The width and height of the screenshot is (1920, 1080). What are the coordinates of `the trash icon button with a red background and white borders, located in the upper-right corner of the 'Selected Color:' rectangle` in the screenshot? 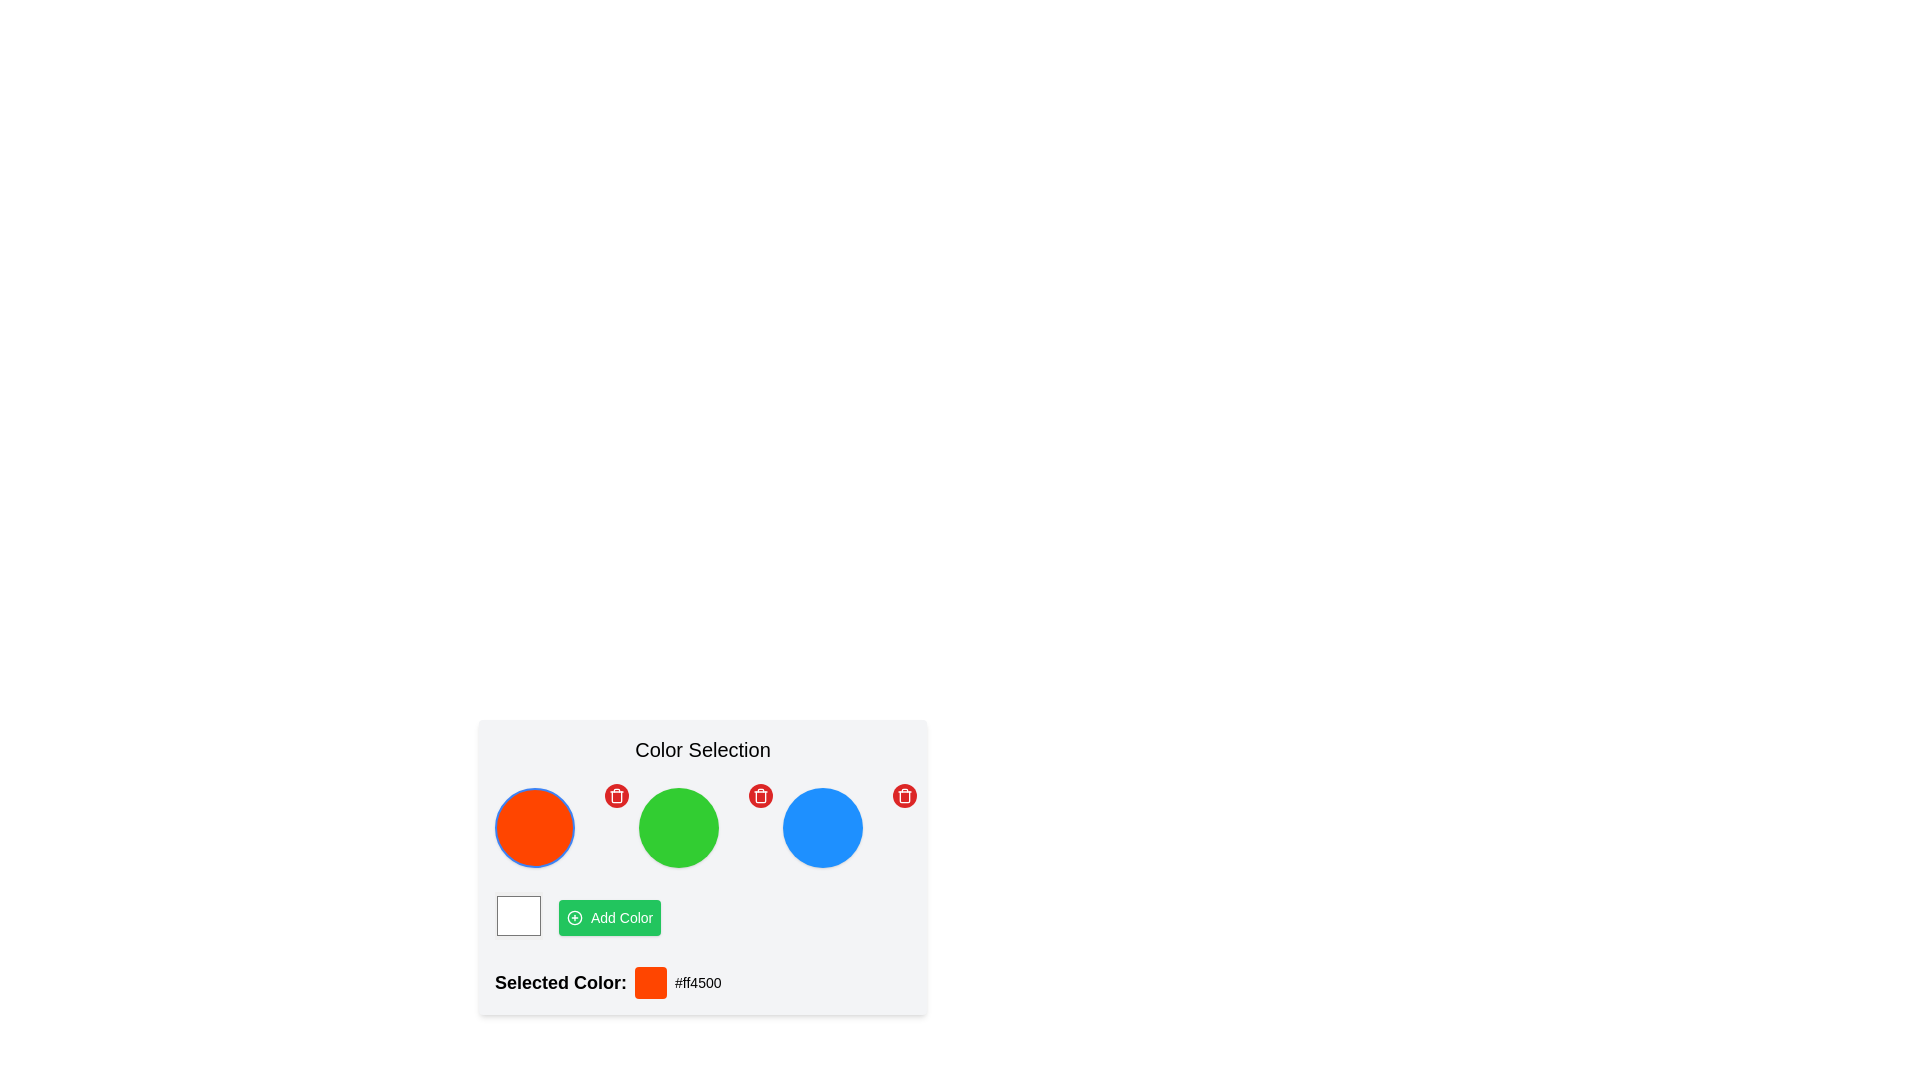 It's located at (616, 794).